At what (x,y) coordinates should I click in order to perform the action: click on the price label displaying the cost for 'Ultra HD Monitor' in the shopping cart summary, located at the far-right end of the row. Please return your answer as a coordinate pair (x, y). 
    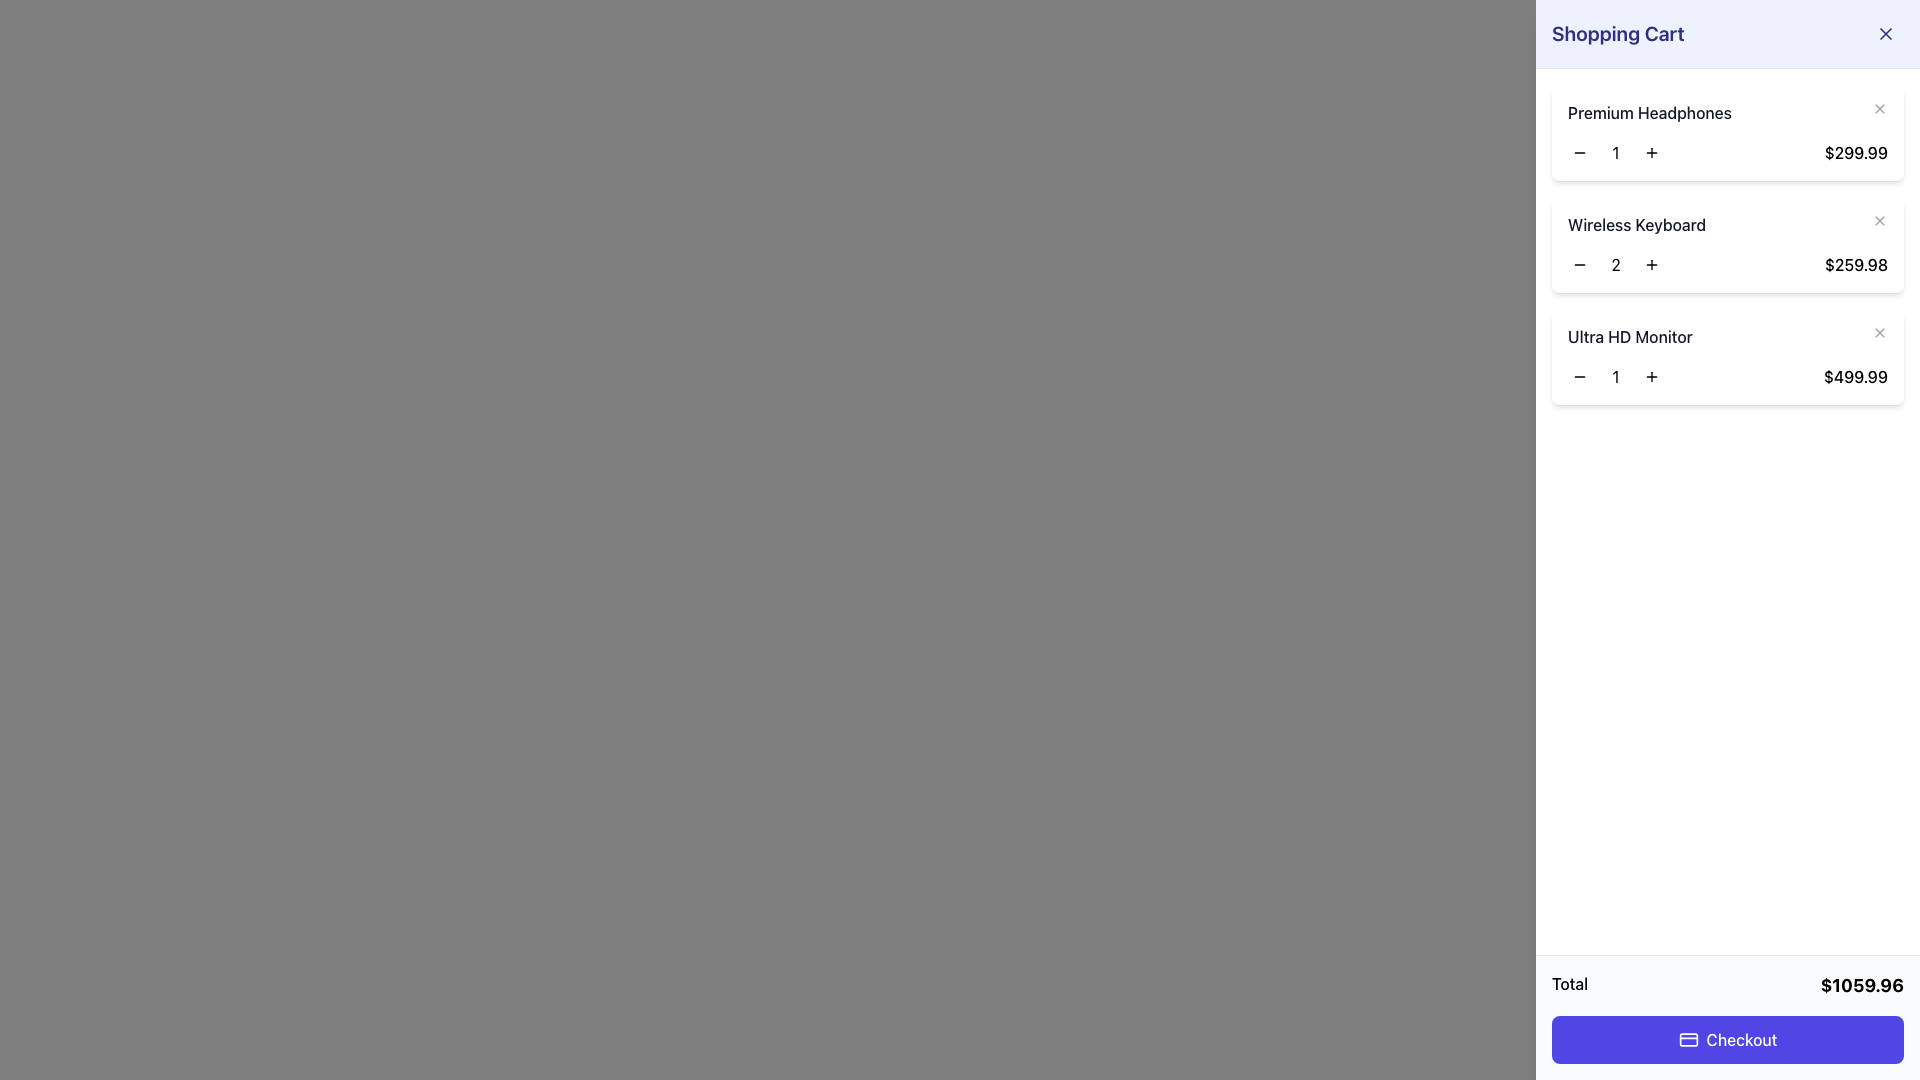
    Looking at the image, I should click on (1854, 377).